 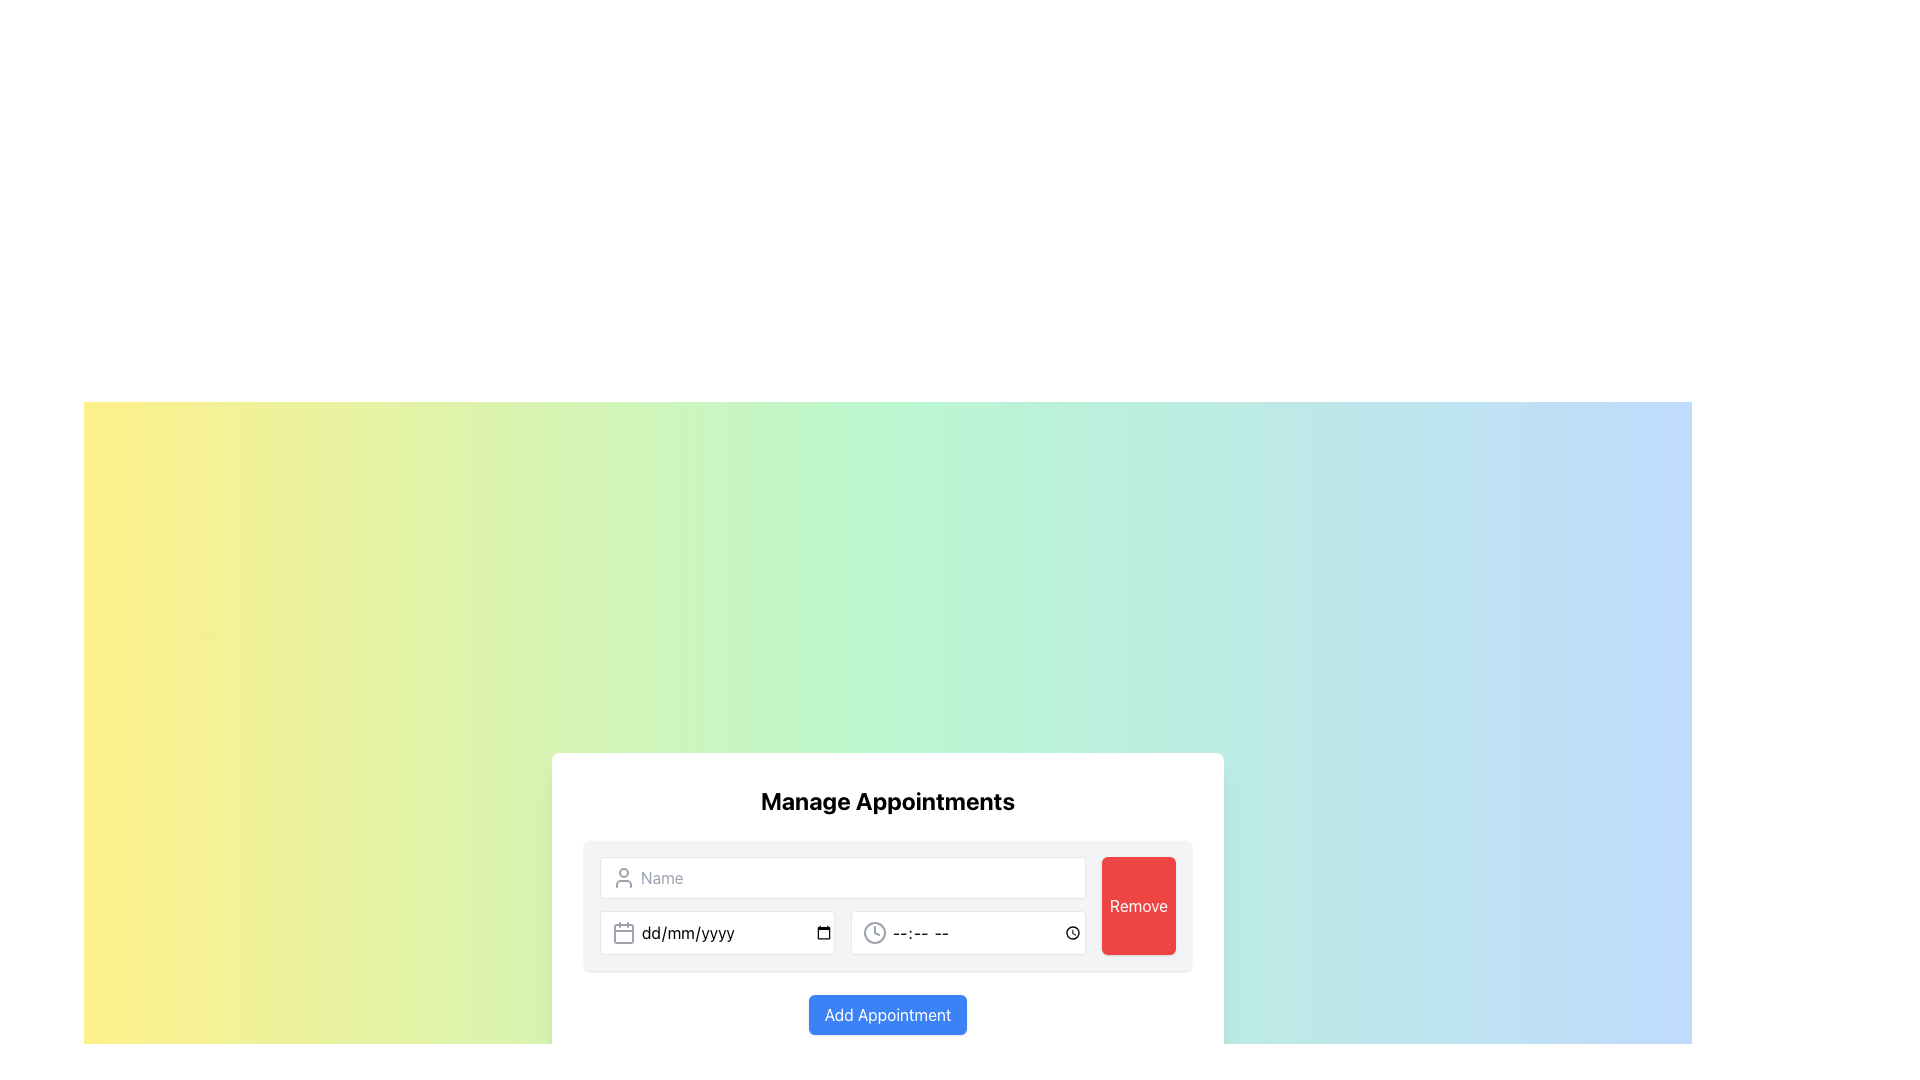 I want to click on the 'Add Appointment' button, which is a blue rectangular button with white text, located below the 'Manage Appointments' section and to the right of the 'Remove' button, so click(x=887, y=1014).